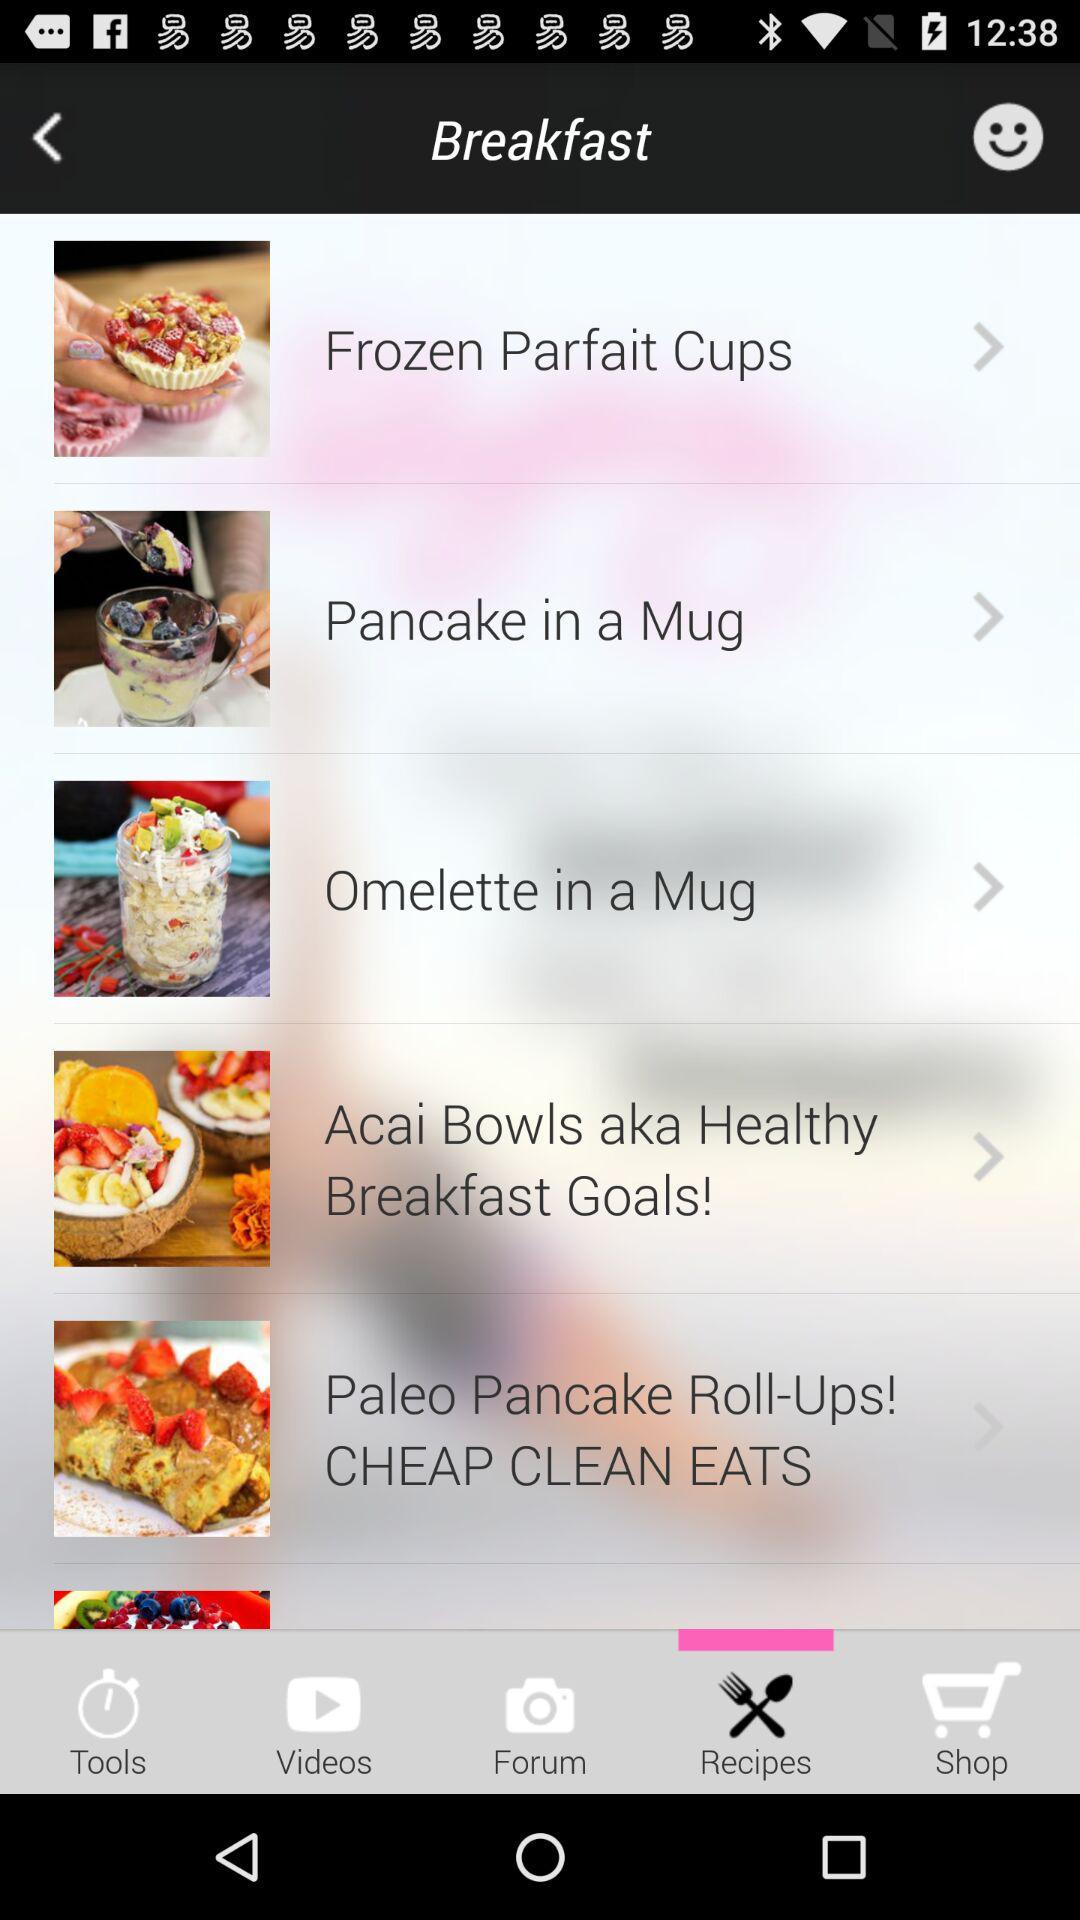 The width and height of the screenshot is (1080, 1920). What do you see at coordinates (108, 1710) in the screenshot?
I see `icon to the left of the videos` at bounding box center [108, 1710].